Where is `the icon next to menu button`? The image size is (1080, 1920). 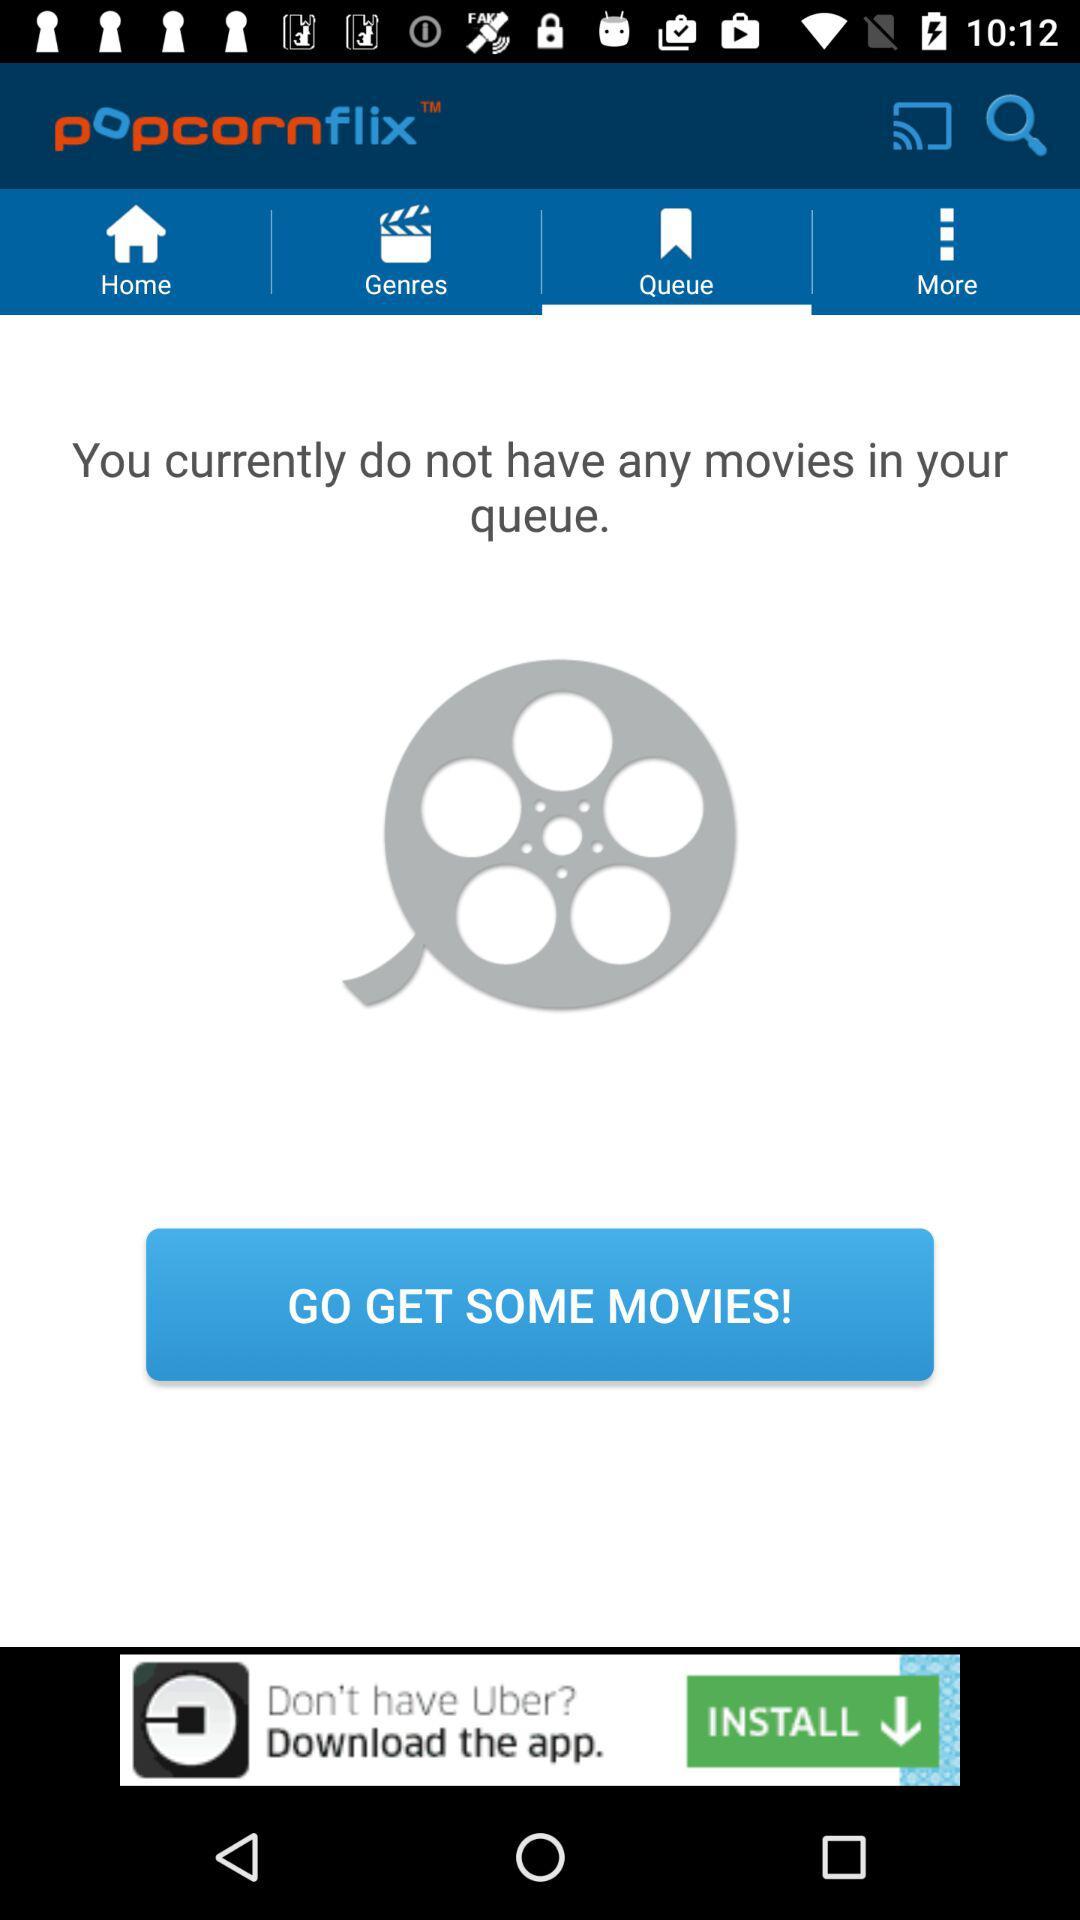
the icon next to menu button is located at coordinates (675, 234).